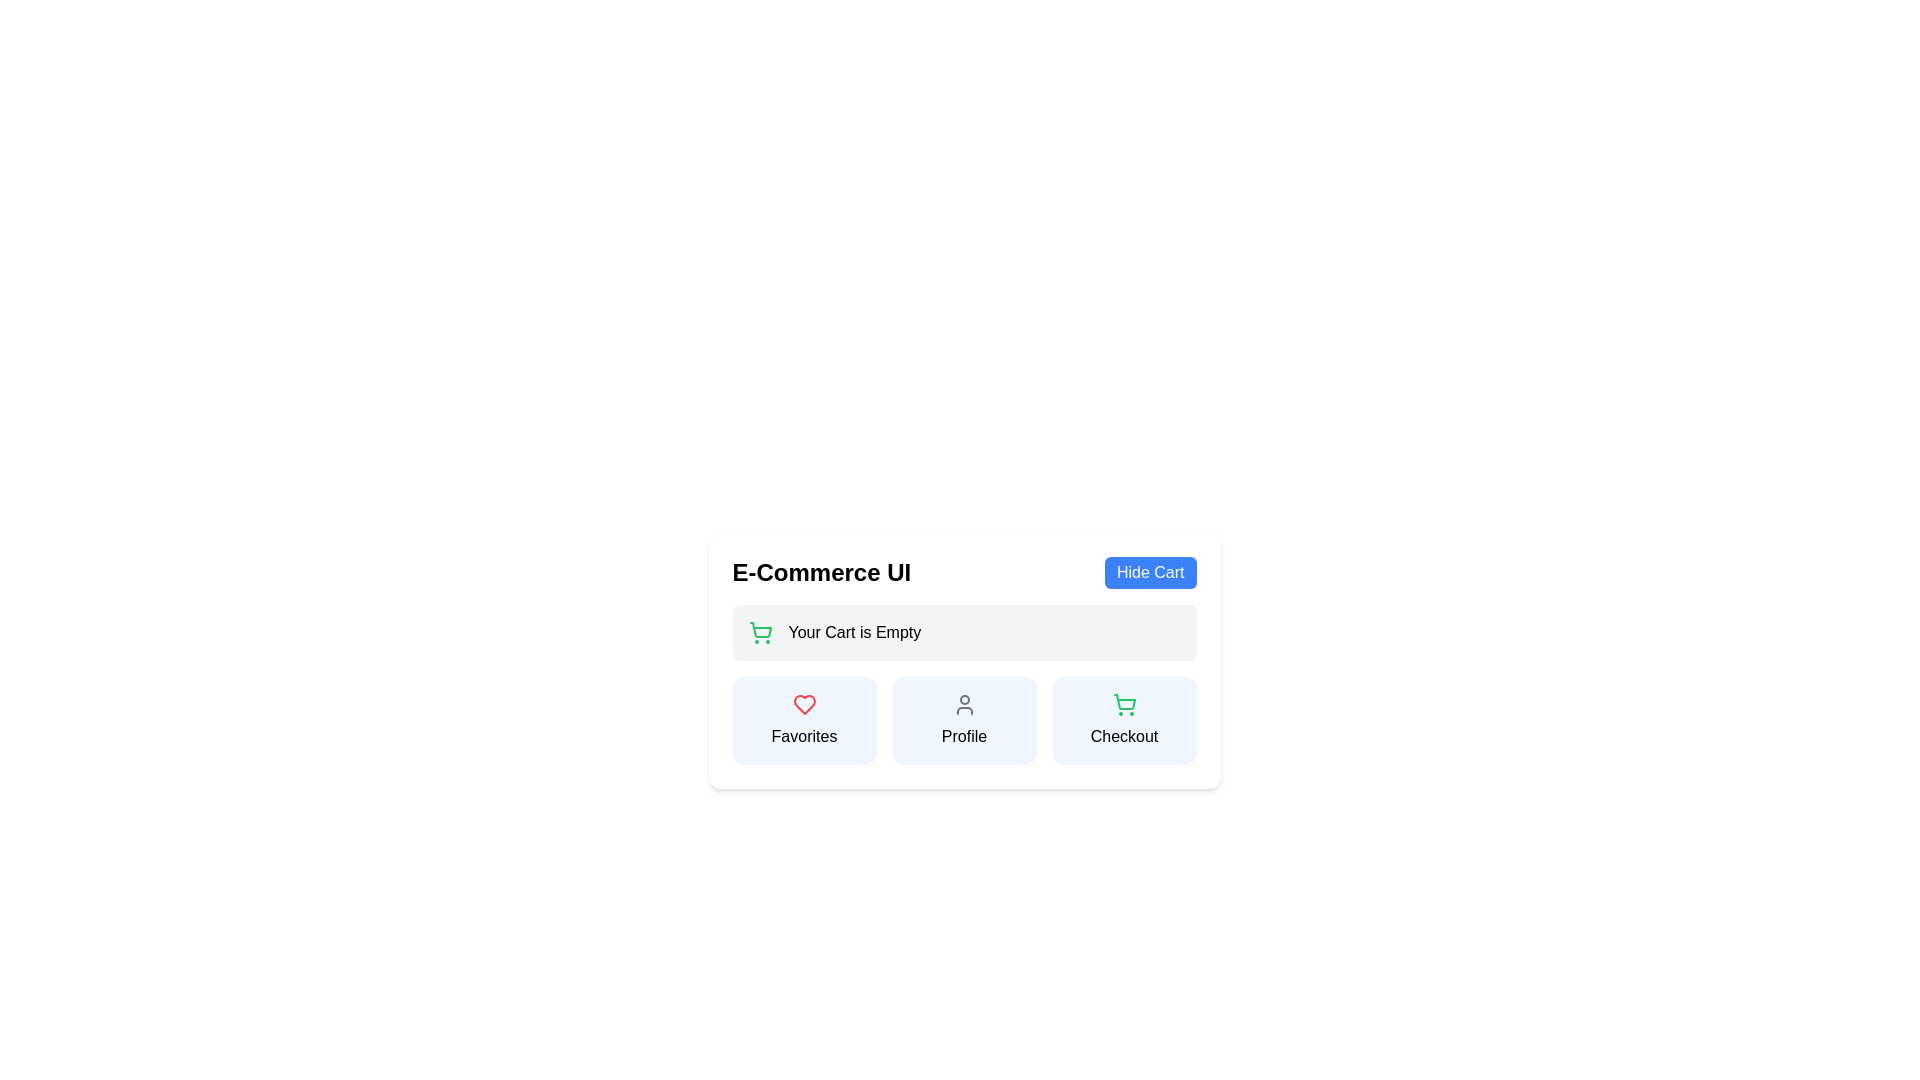 The image size is (1920, 1080). What do you see at coordinates (804, 736) in the screenshot?
I see `the 'Favorites' text label, which is styled in dark color on a light background and located below a heart icon in the leftmost column of the grid` at bounding box center [804, 736].